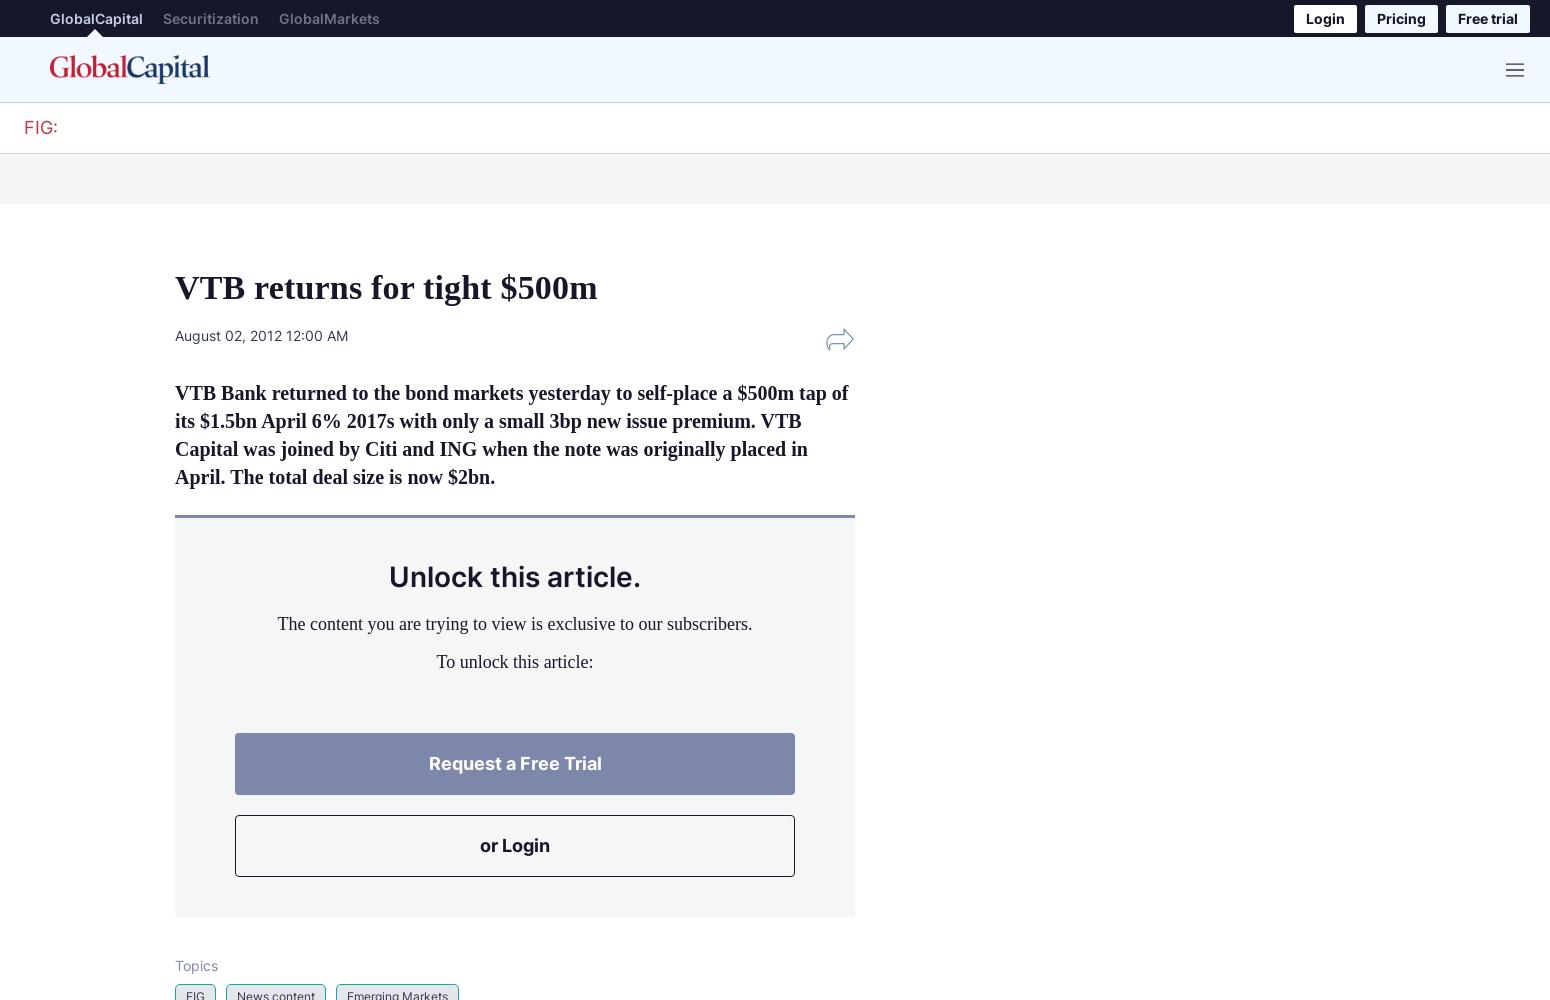 The width and height of the screenshot is (1550, 1000). Describe the element at coordinates (1488, 17) in the screenshot. I see `'Free trial'` at that location.